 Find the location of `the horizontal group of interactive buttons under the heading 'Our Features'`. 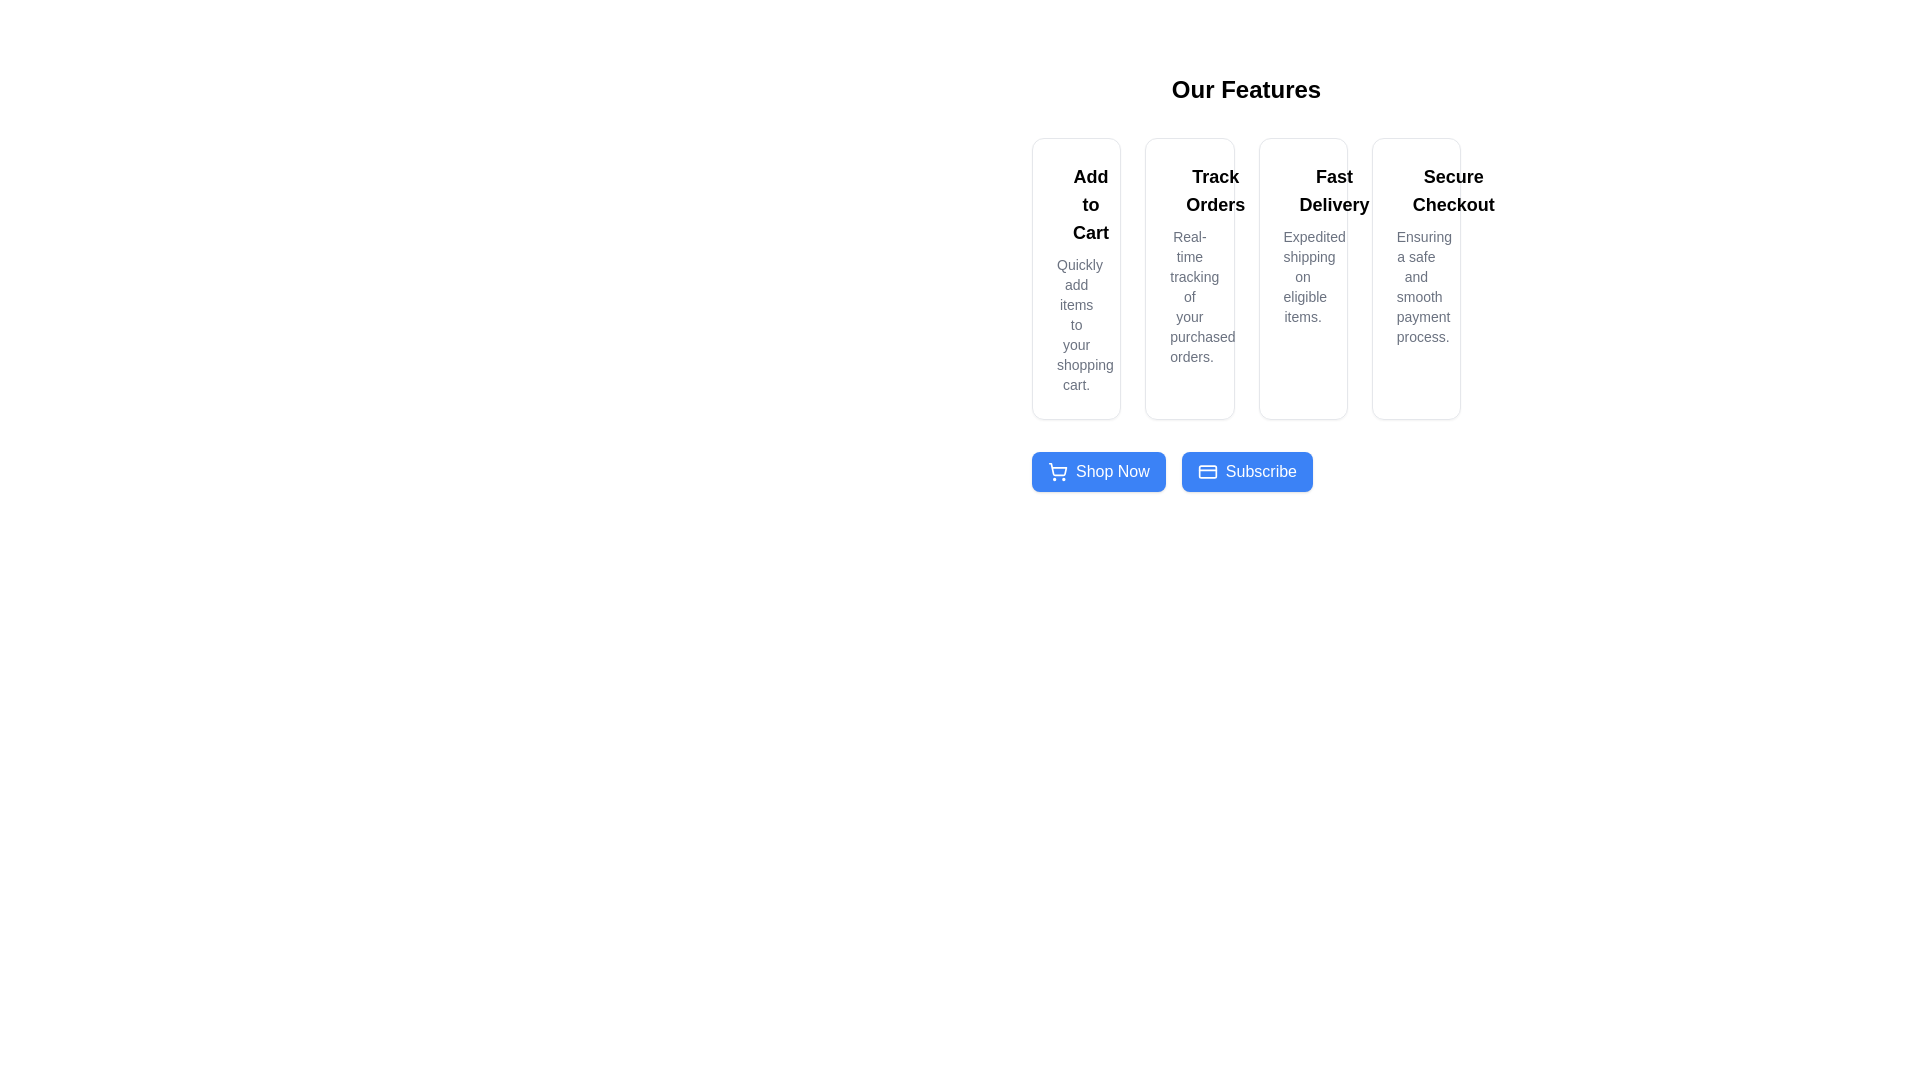

the horizontal group of interactive buttons under the heading 'Our Features' is located at coordinates (1245, 471).